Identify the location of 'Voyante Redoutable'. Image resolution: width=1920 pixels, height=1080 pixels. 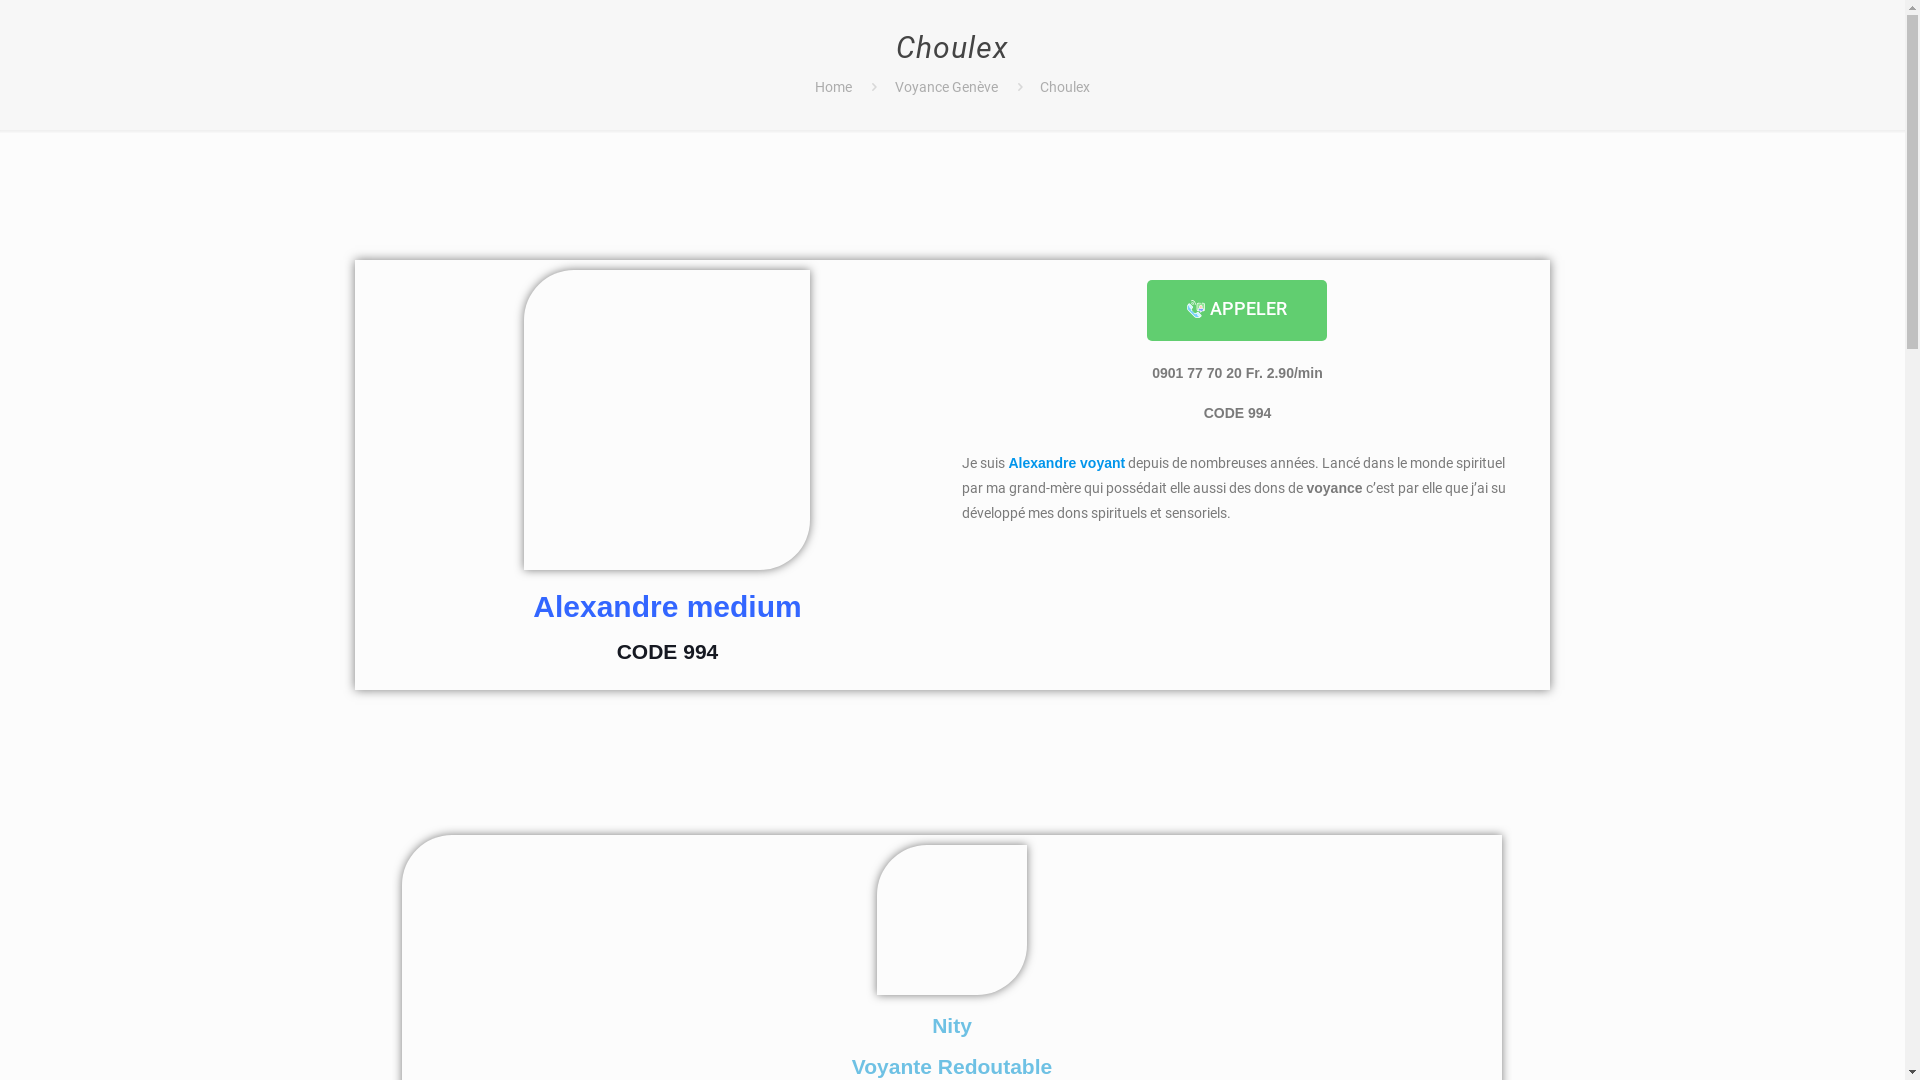
(950, 1065).